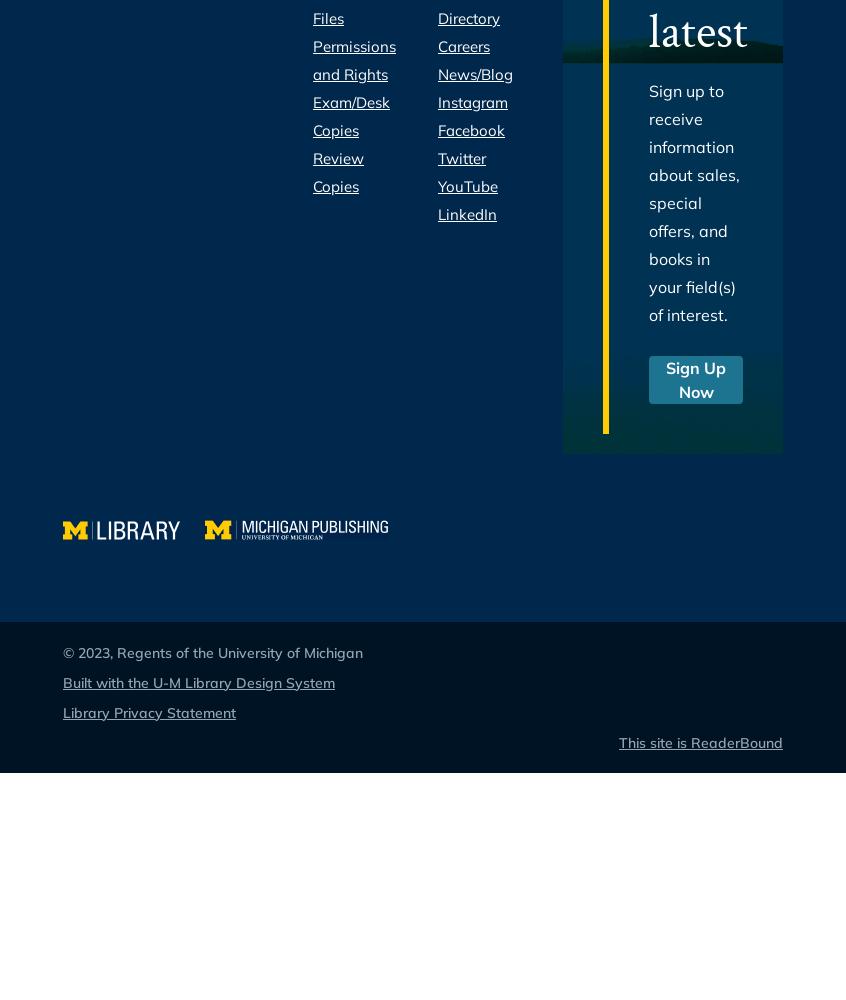 The width and height of the screenshot is (846, 1000). What do you see at coordinates (700, 741) in the screenshot?
I see `'This site is
                ReaderBound'` at bounding box center [700, 741].